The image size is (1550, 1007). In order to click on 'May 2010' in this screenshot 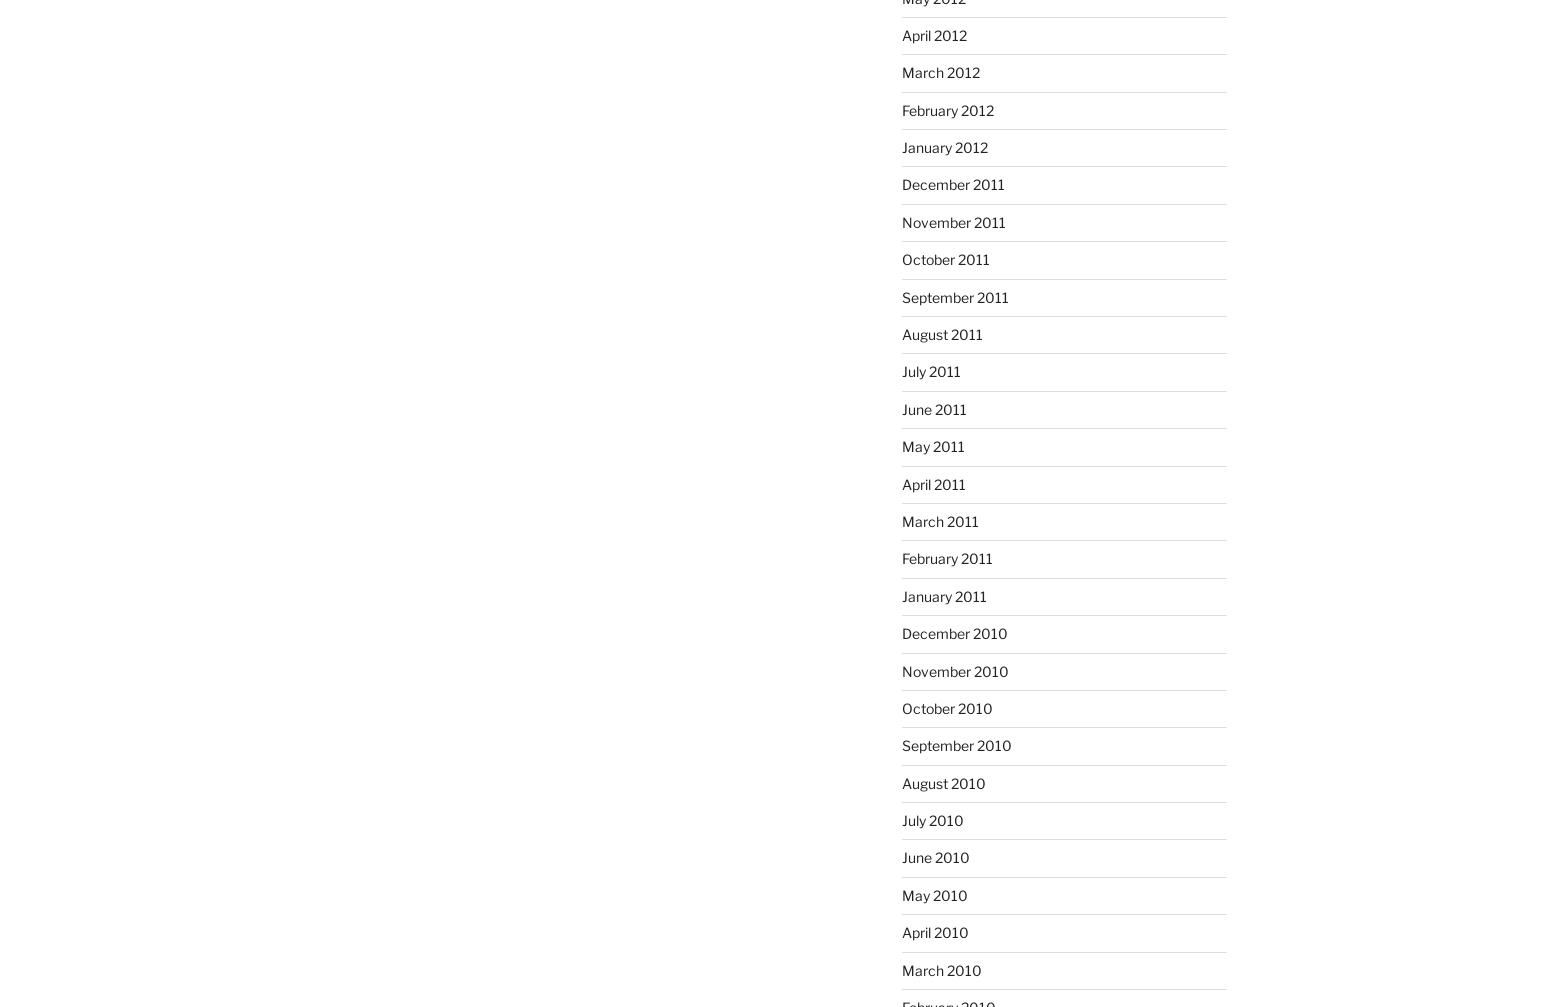, I will do `click(901, 893)`.